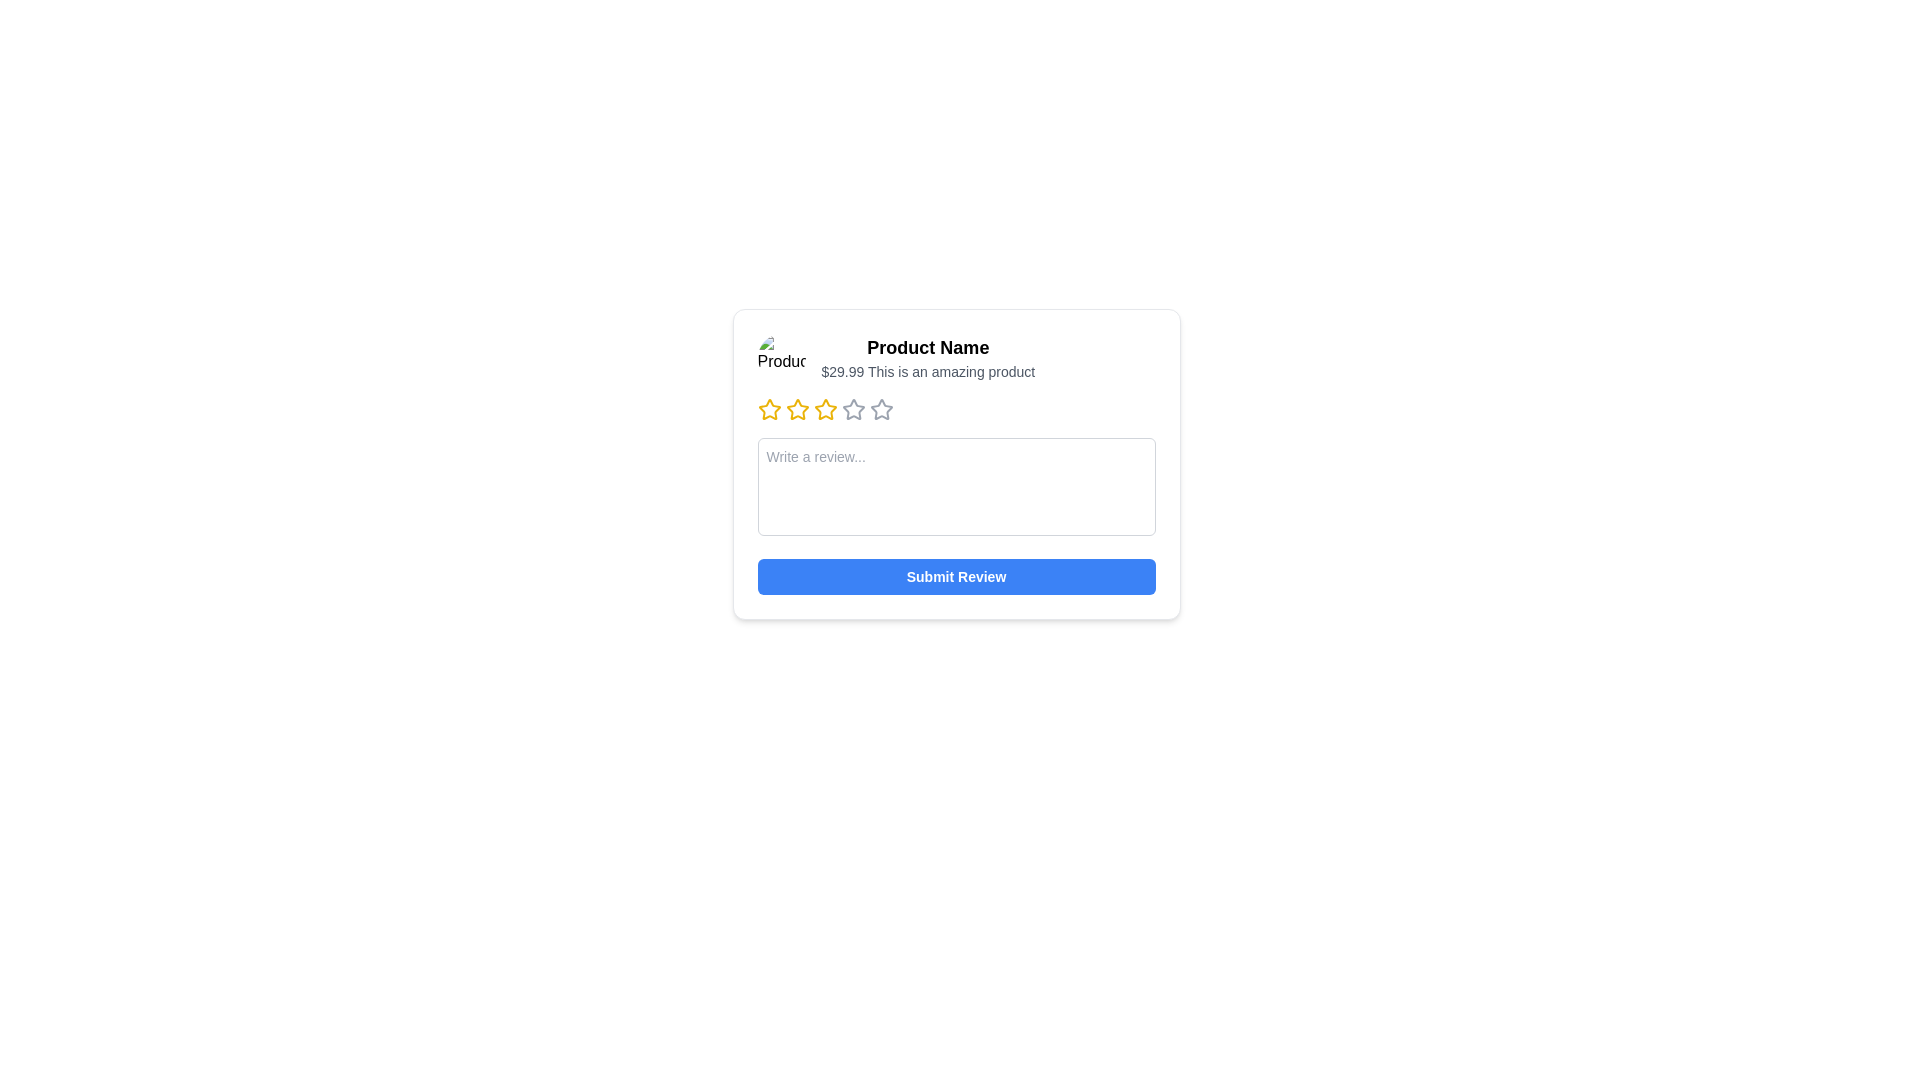 The width and height of the screenshot is (1920, 1080). I want to click on the fifth star icon in the star rating control, so click(880, 408).